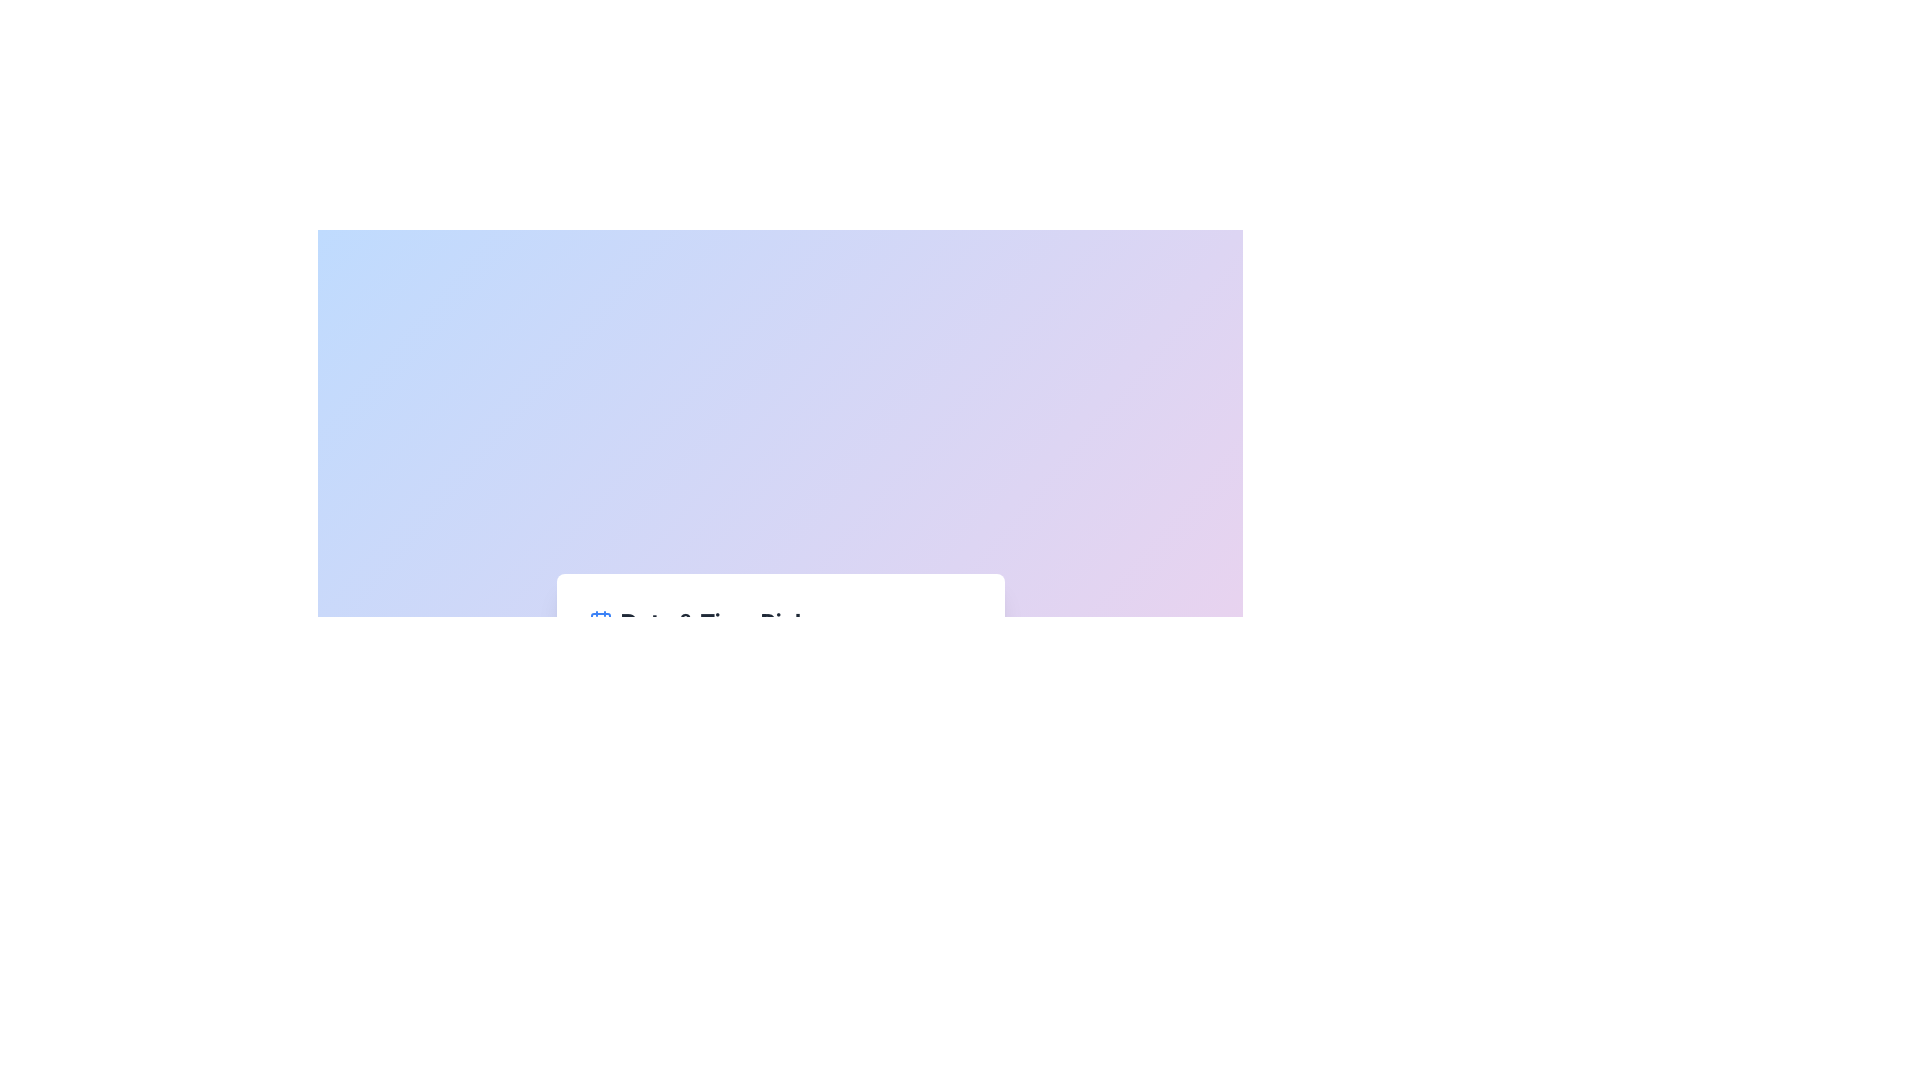  Describe the element at coordinates (779, 620) in the screenshot. I see `the Text Label with Icon that serves as a section title for date and time selection, positioned centrally in the modal dialog` at that location.